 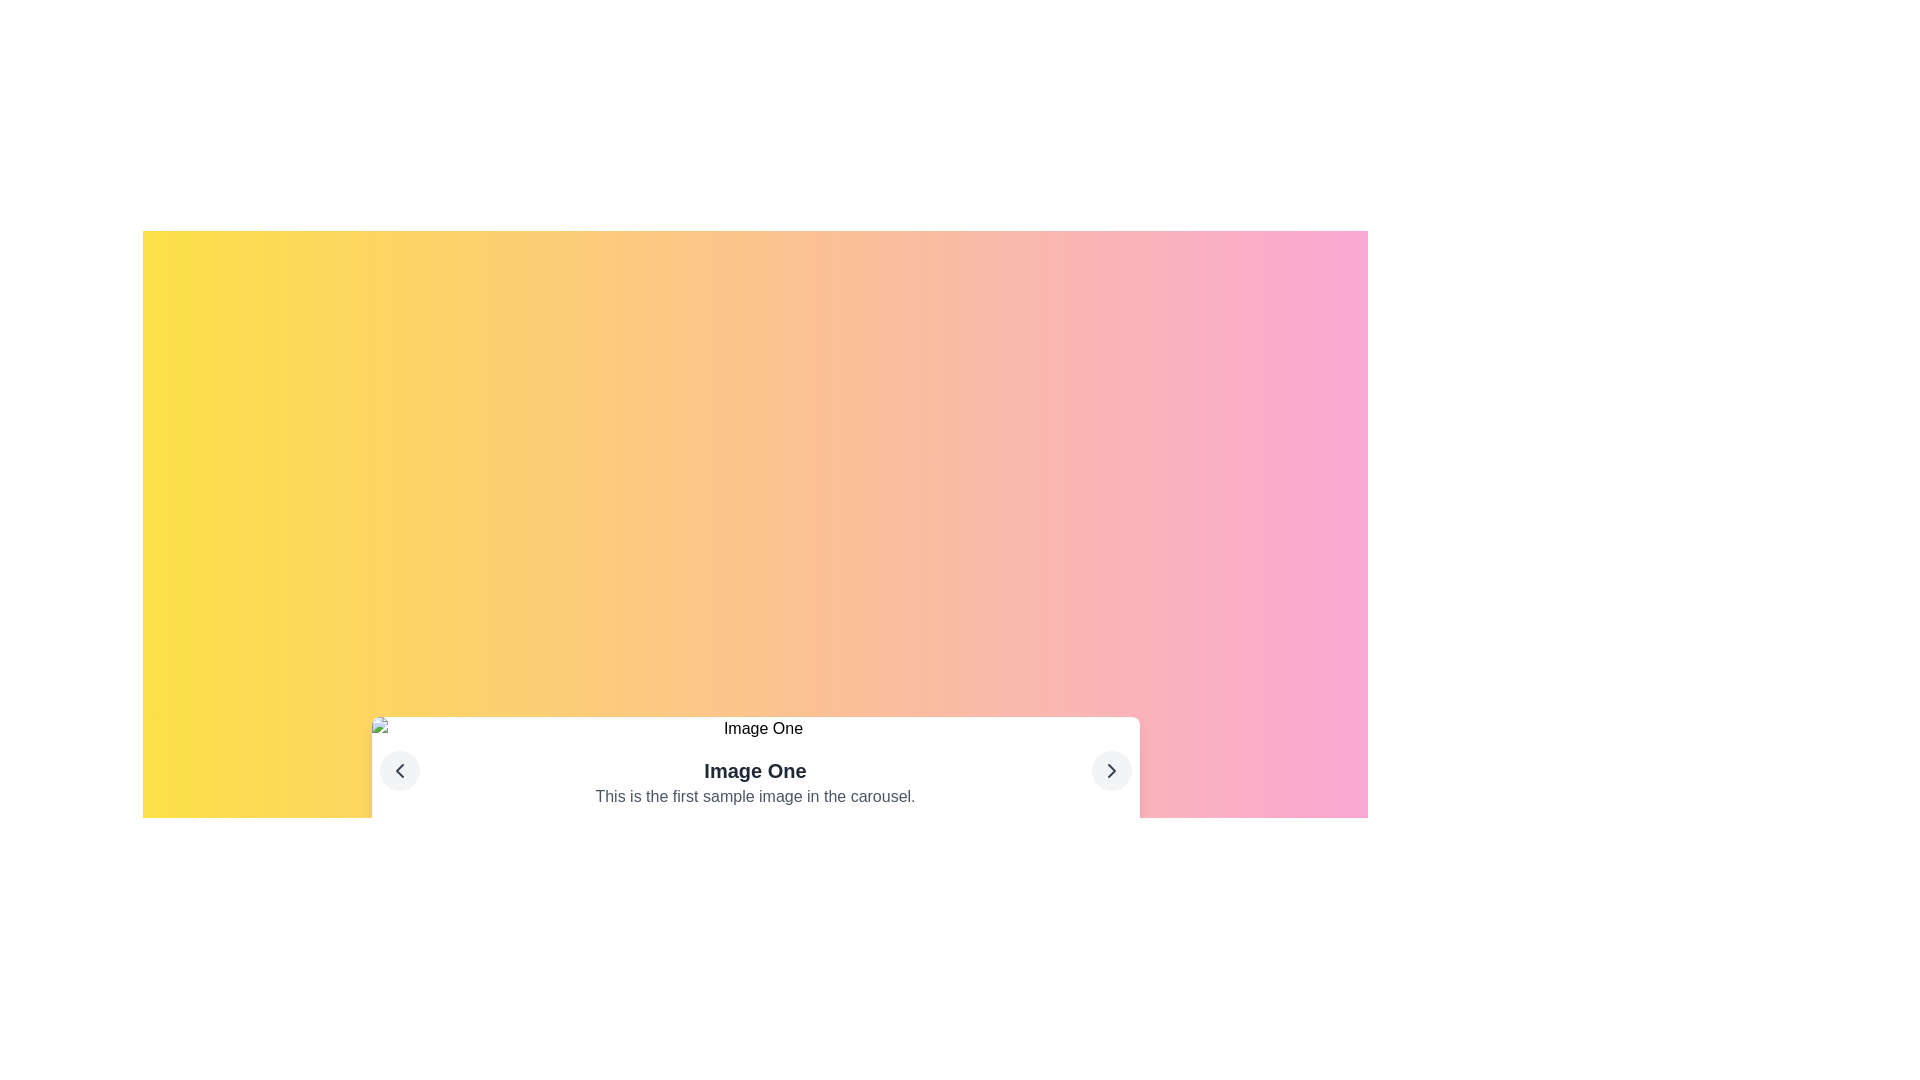 What do you see at coordinates (399, 770) in the screenshot?
I see `the left-pointing chevron icon, which is part of a circular button in the bottom left section of the interface` at bounding box center [399, 770].